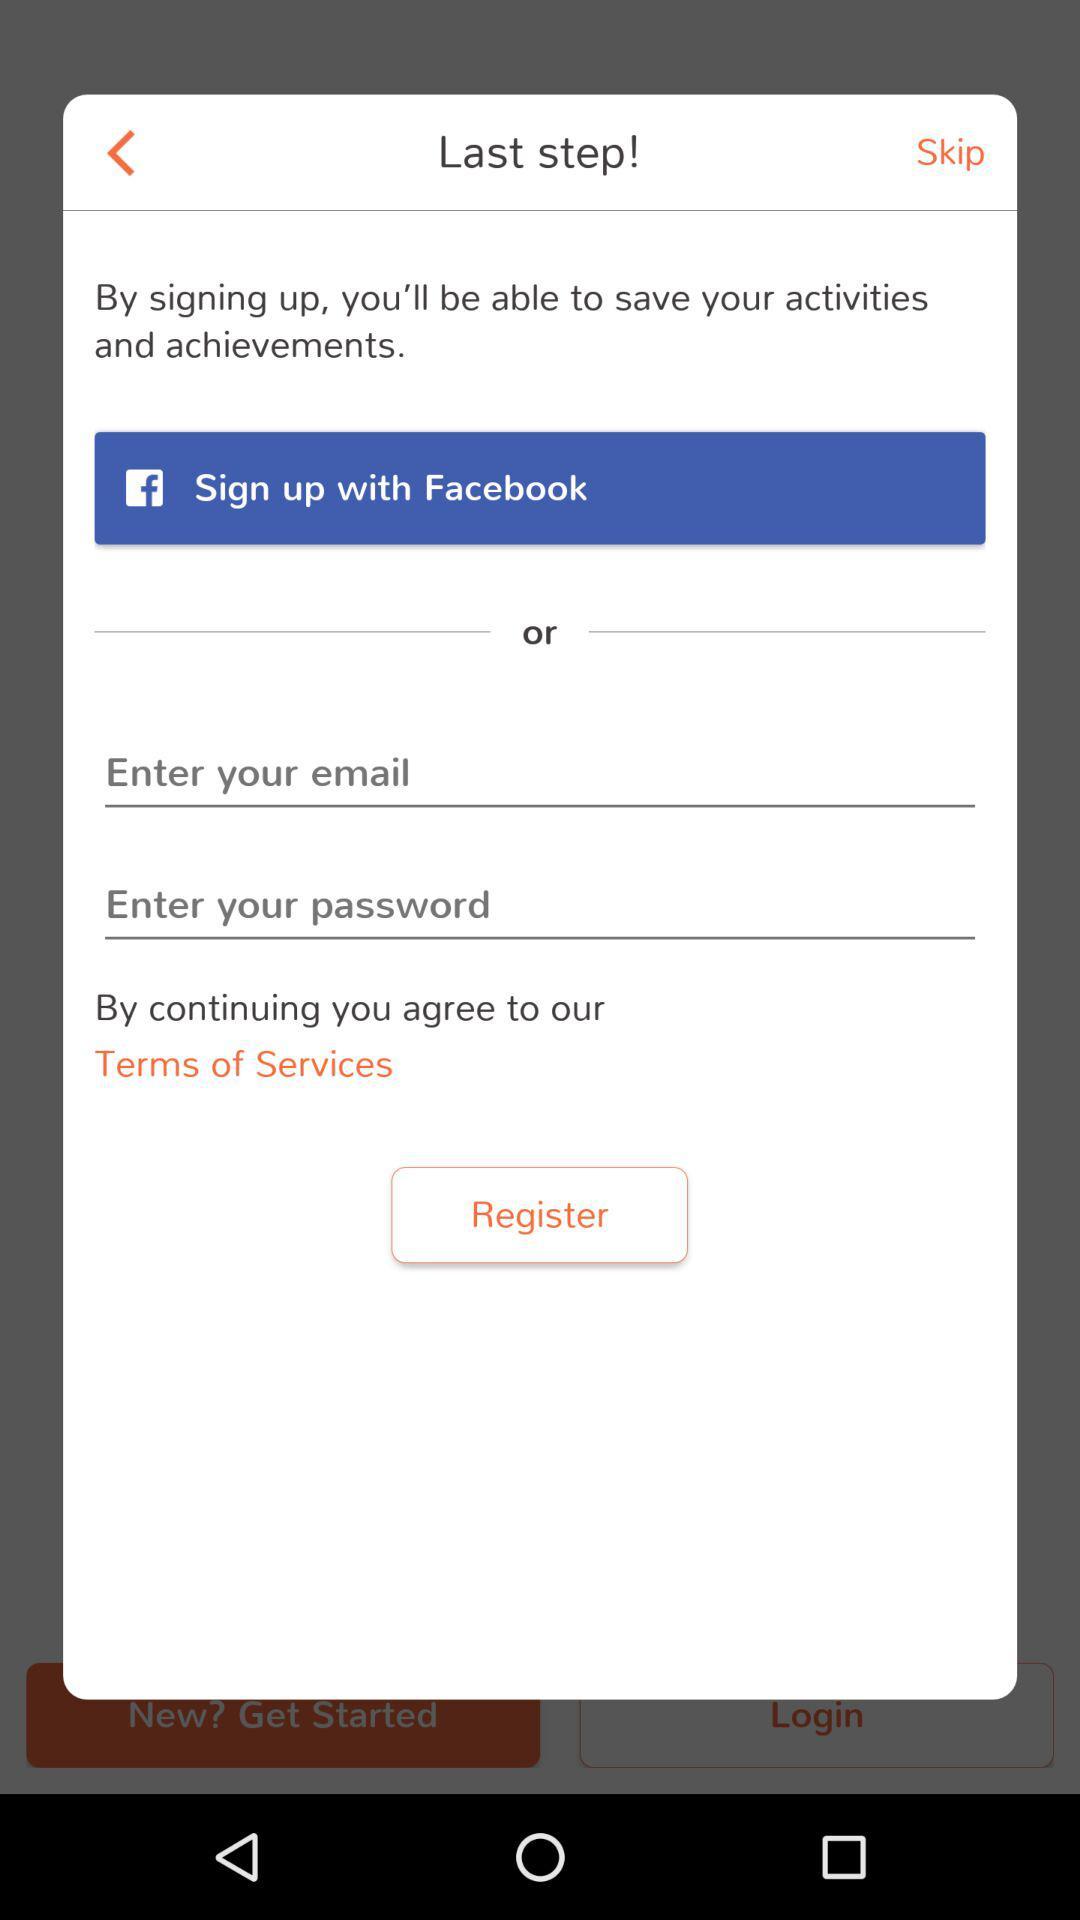  Describe the element at coordinates (120, 151) in the screenshot. I see `the arrow_backward icon` at that location.